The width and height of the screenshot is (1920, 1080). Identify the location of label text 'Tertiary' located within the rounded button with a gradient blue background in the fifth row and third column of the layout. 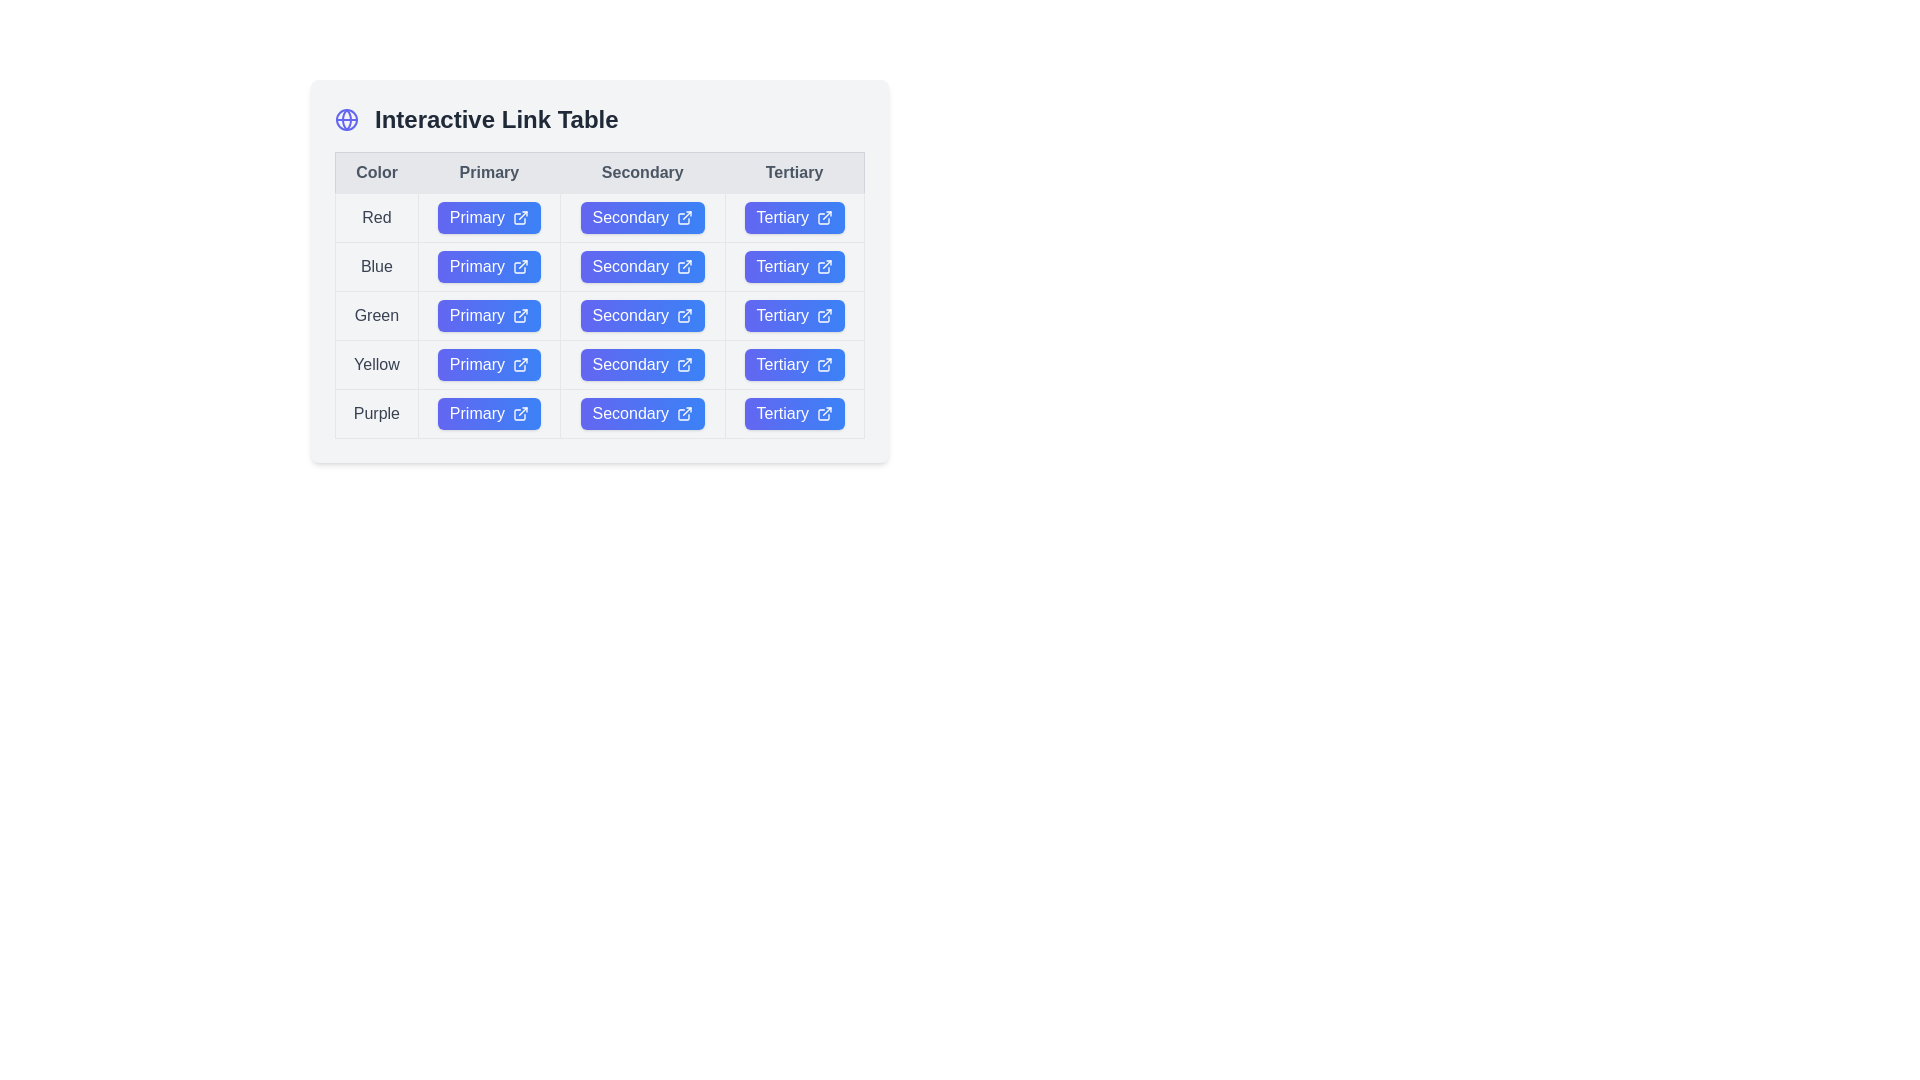
(781, 412).